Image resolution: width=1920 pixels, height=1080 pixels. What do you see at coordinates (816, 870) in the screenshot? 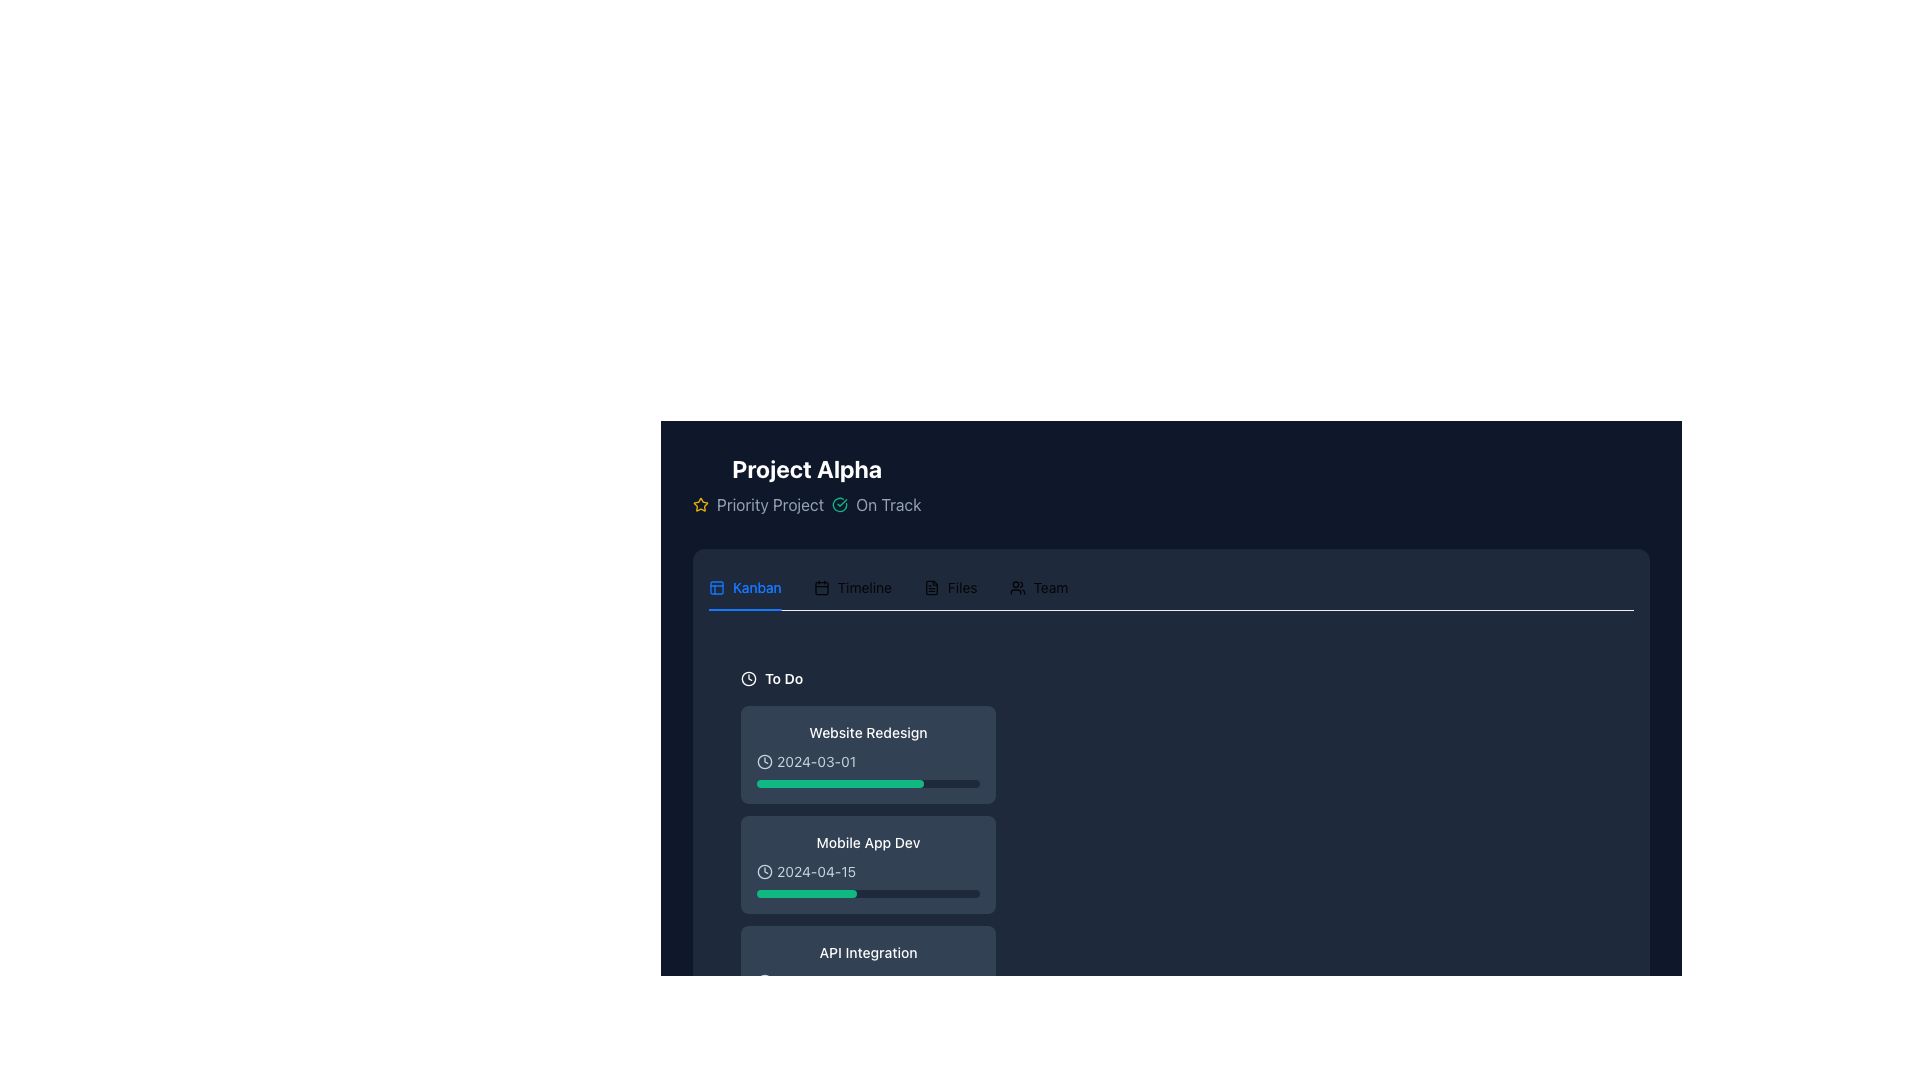
I see `the static text label displaying the due date for the task in the 'Mobile App Dev' card under the 'To Do' section, which follows the clock icon` at bounding box center [816, 870].